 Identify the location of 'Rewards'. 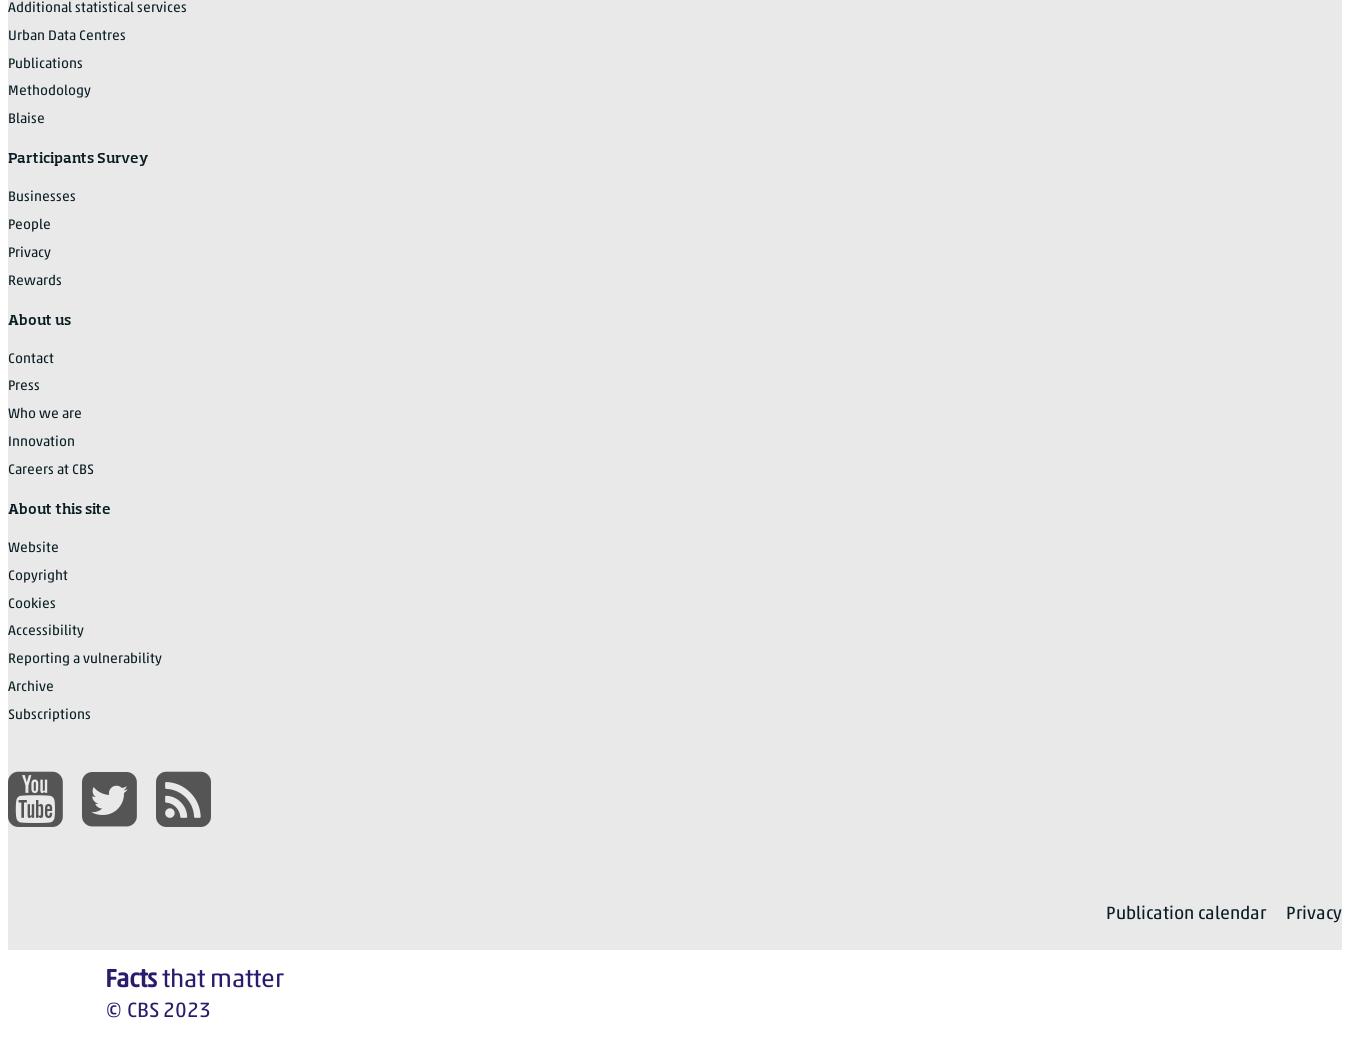
(7, 279).